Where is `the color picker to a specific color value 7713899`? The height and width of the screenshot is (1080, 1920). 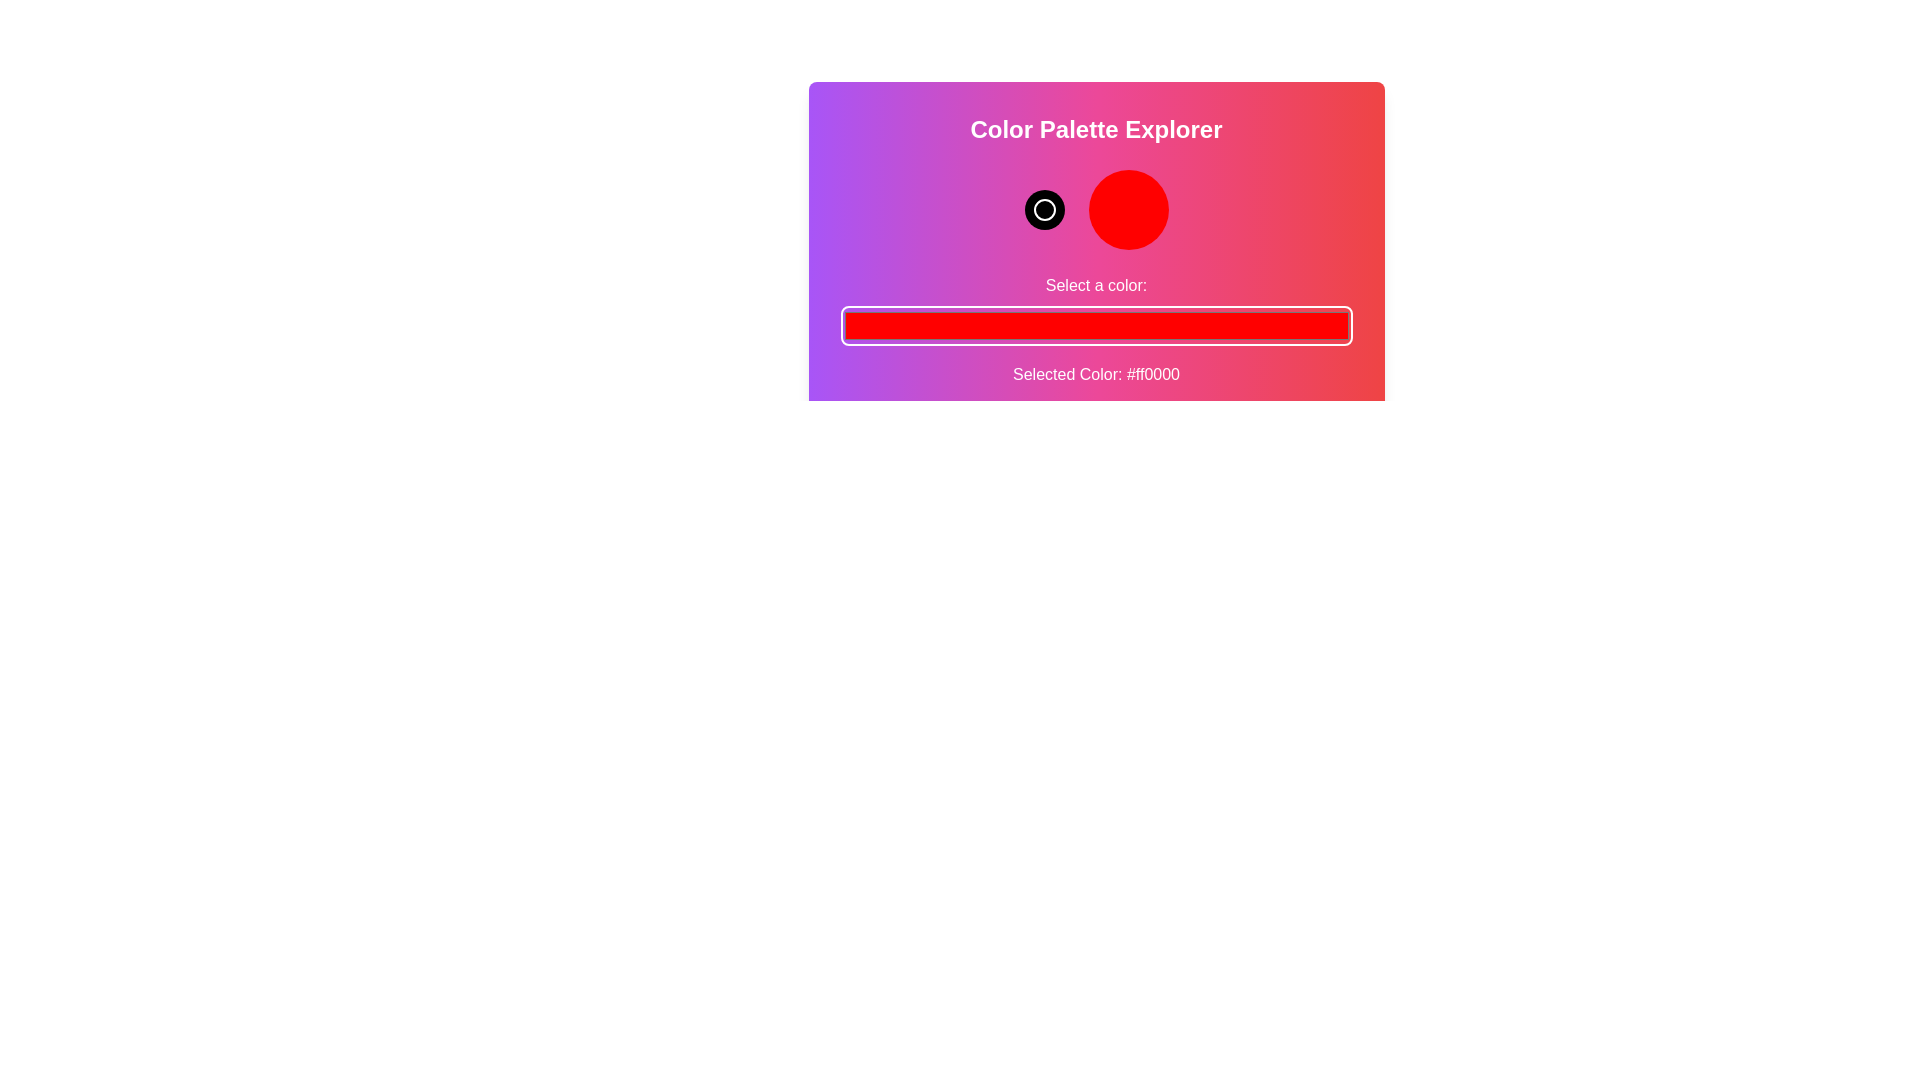
the color picker to a specific color value 7713899 is located at coordinates (1095, 325).